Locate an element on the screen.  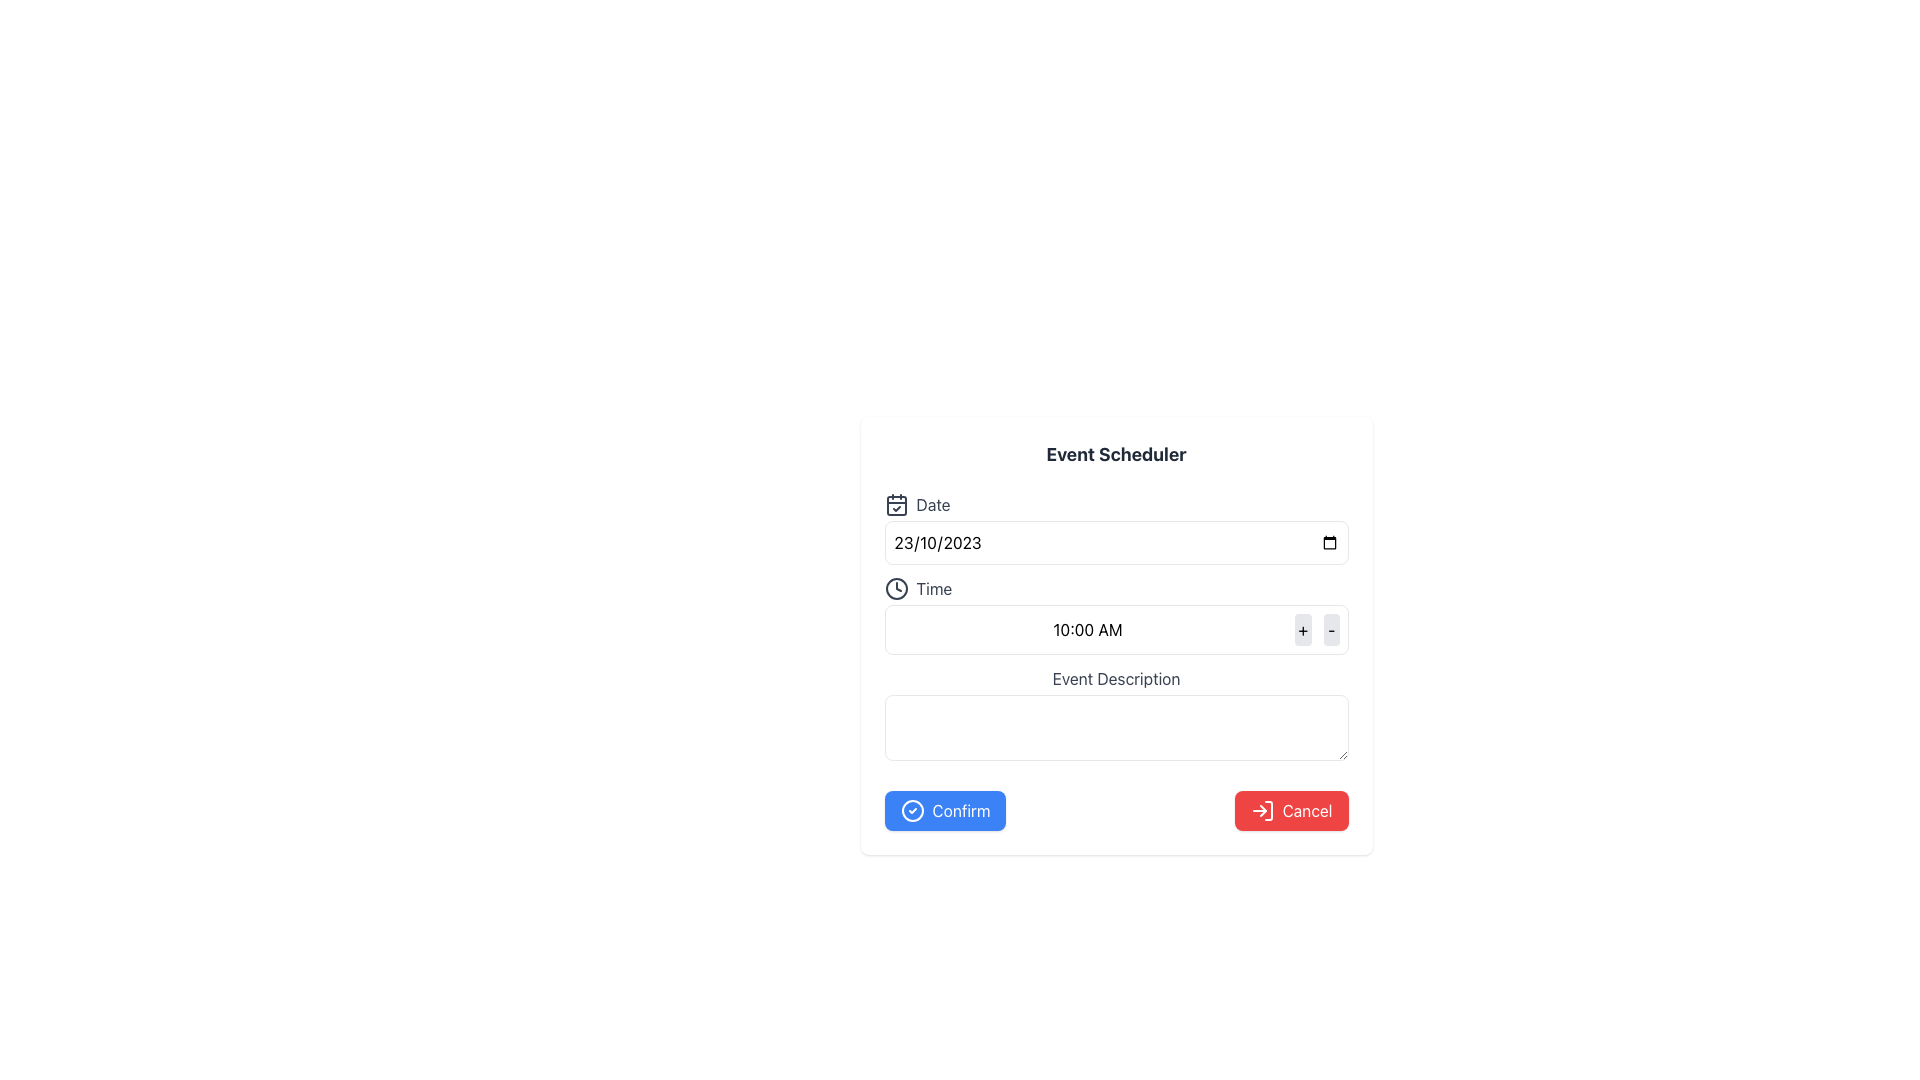
the circular checkmark icon inside the blue 'Confirm' button, which symbolizes confirmation or success is located at coordinates (911, 810).